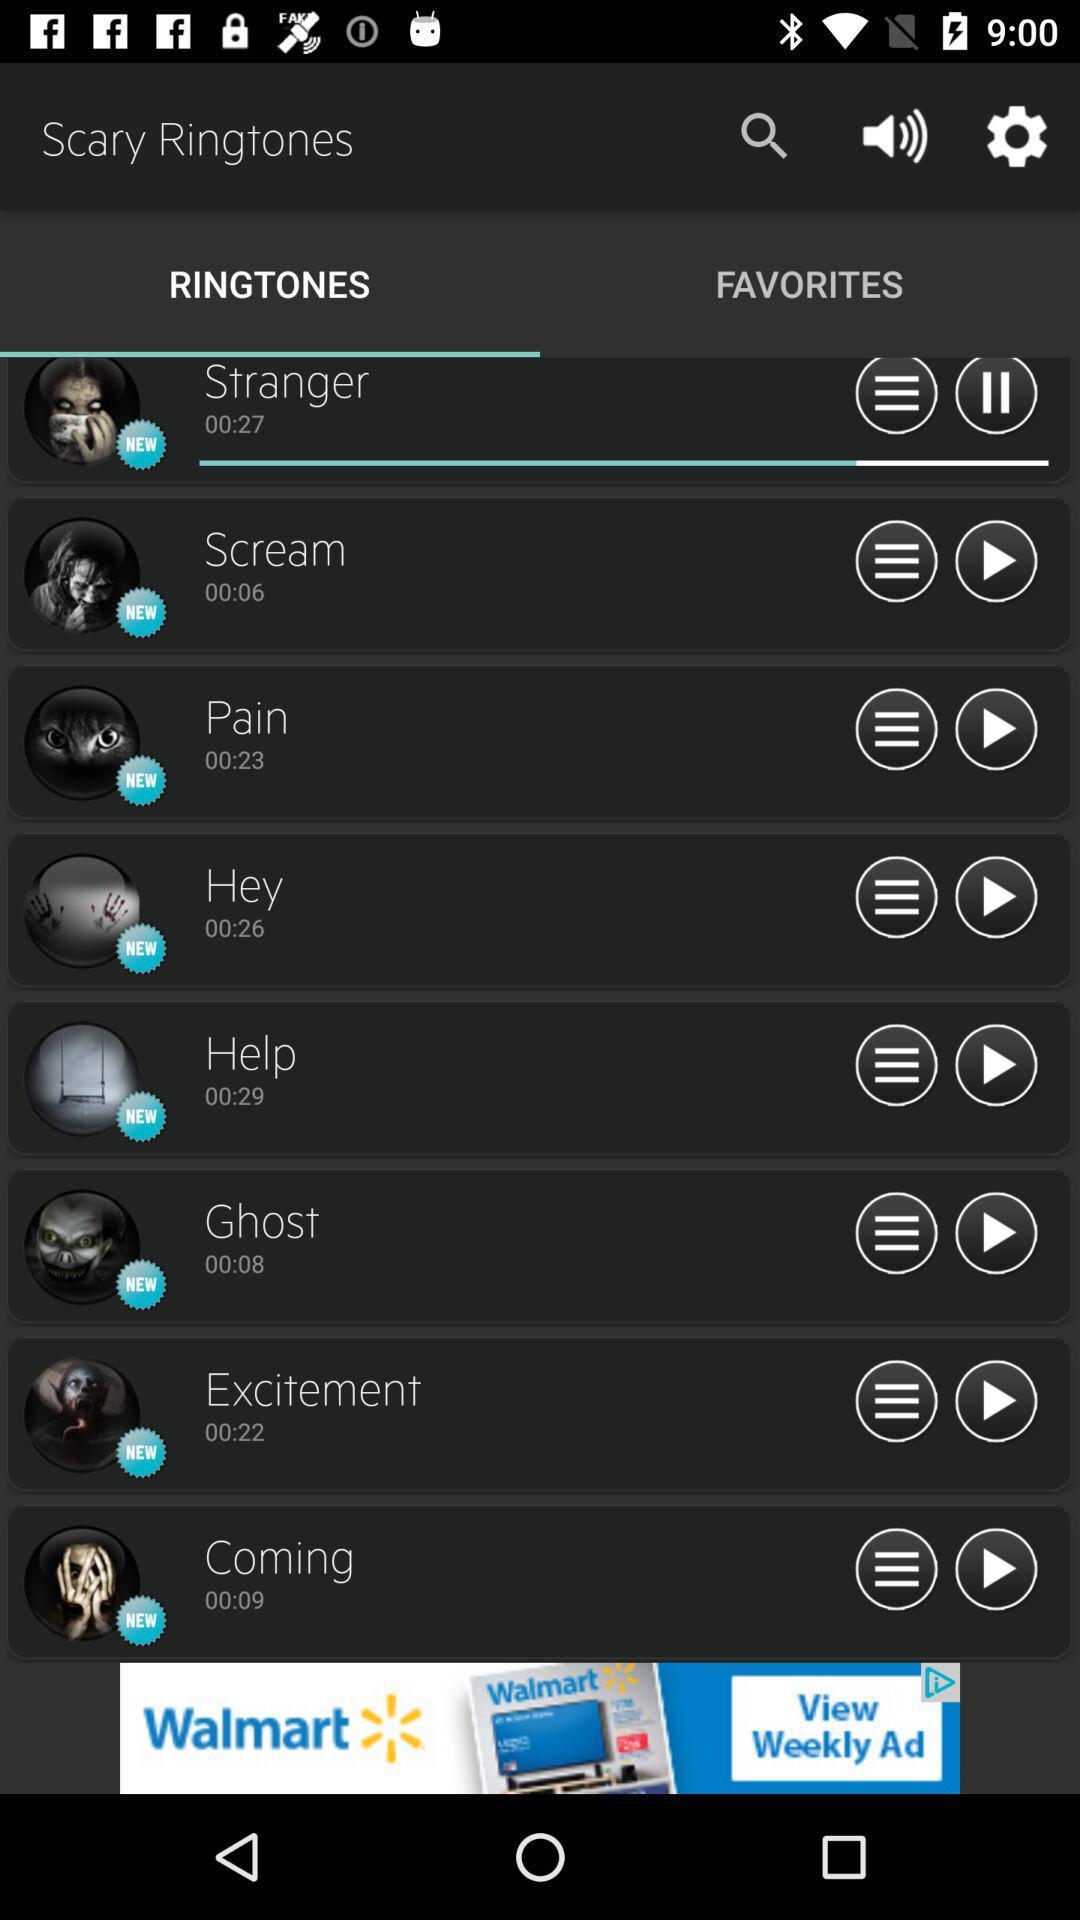 Image resolution: width=1080 pixels, height=1920 pixels. Describe the element at coordinates (80, 575) in the screenshot. I see `photo` at that location.